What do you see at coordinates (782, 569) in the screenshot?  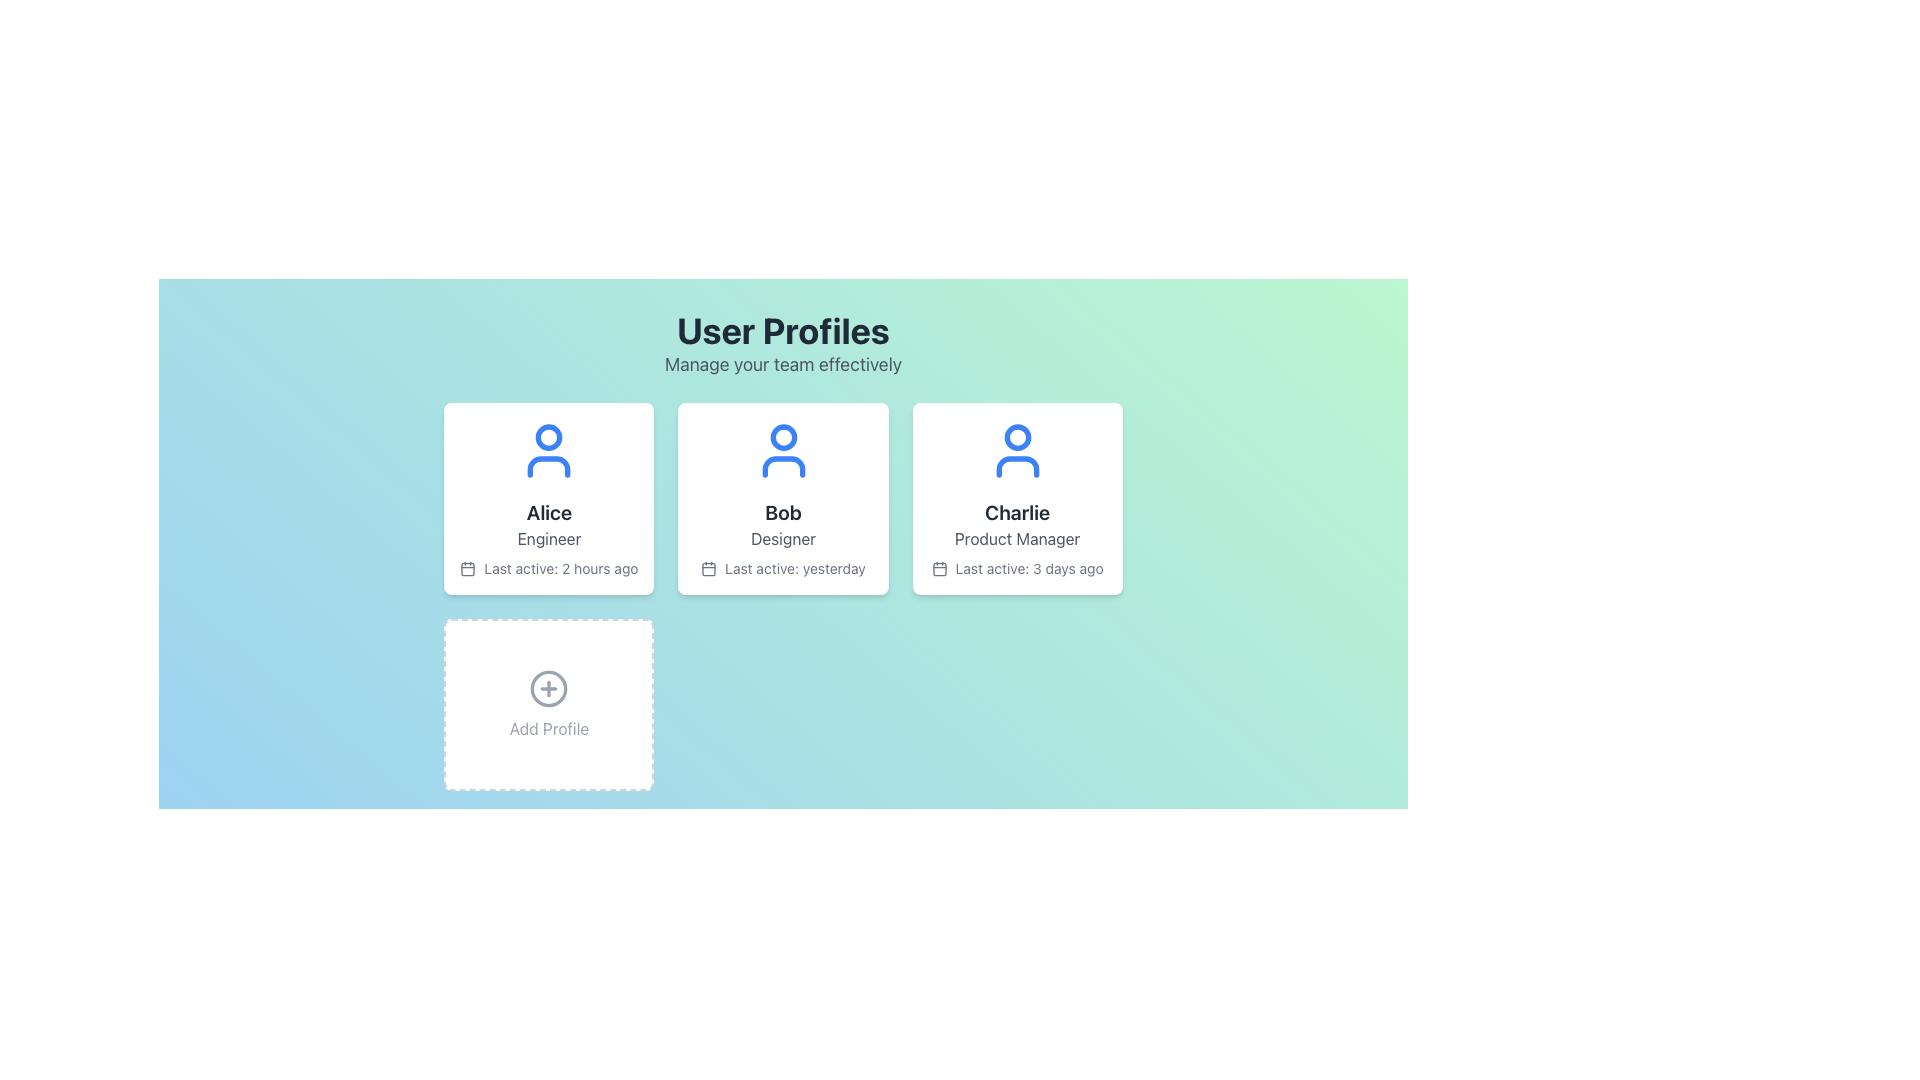 I see `the informational text element with a calendar icon that shows 'Last active: yesterday', located at the bottom of Bob's user card` at bounding box center [782, 569].